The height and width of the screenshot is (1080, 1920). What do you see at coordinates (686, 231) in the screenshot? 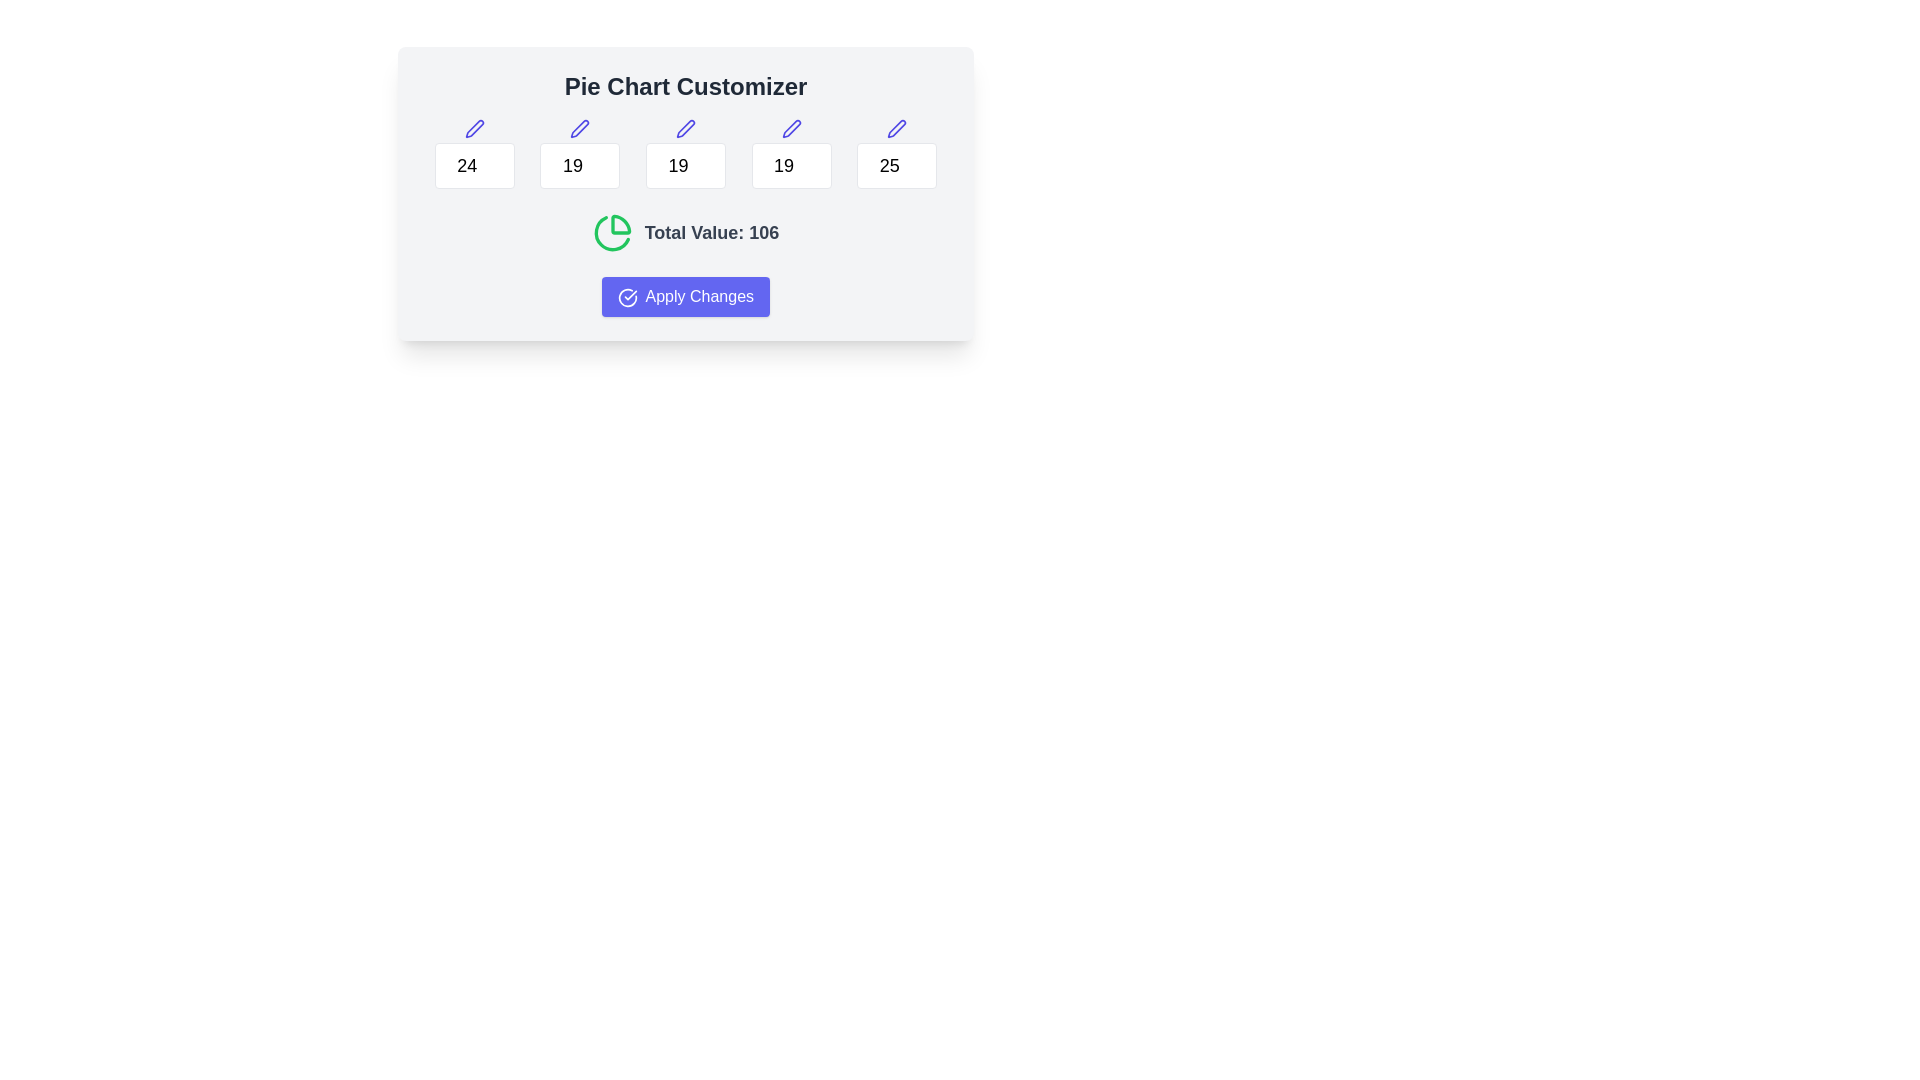
I see `the Text and Icon Display with the green pie chart icon and label 'Total Value: 106'` at bounding box center [686, 231].